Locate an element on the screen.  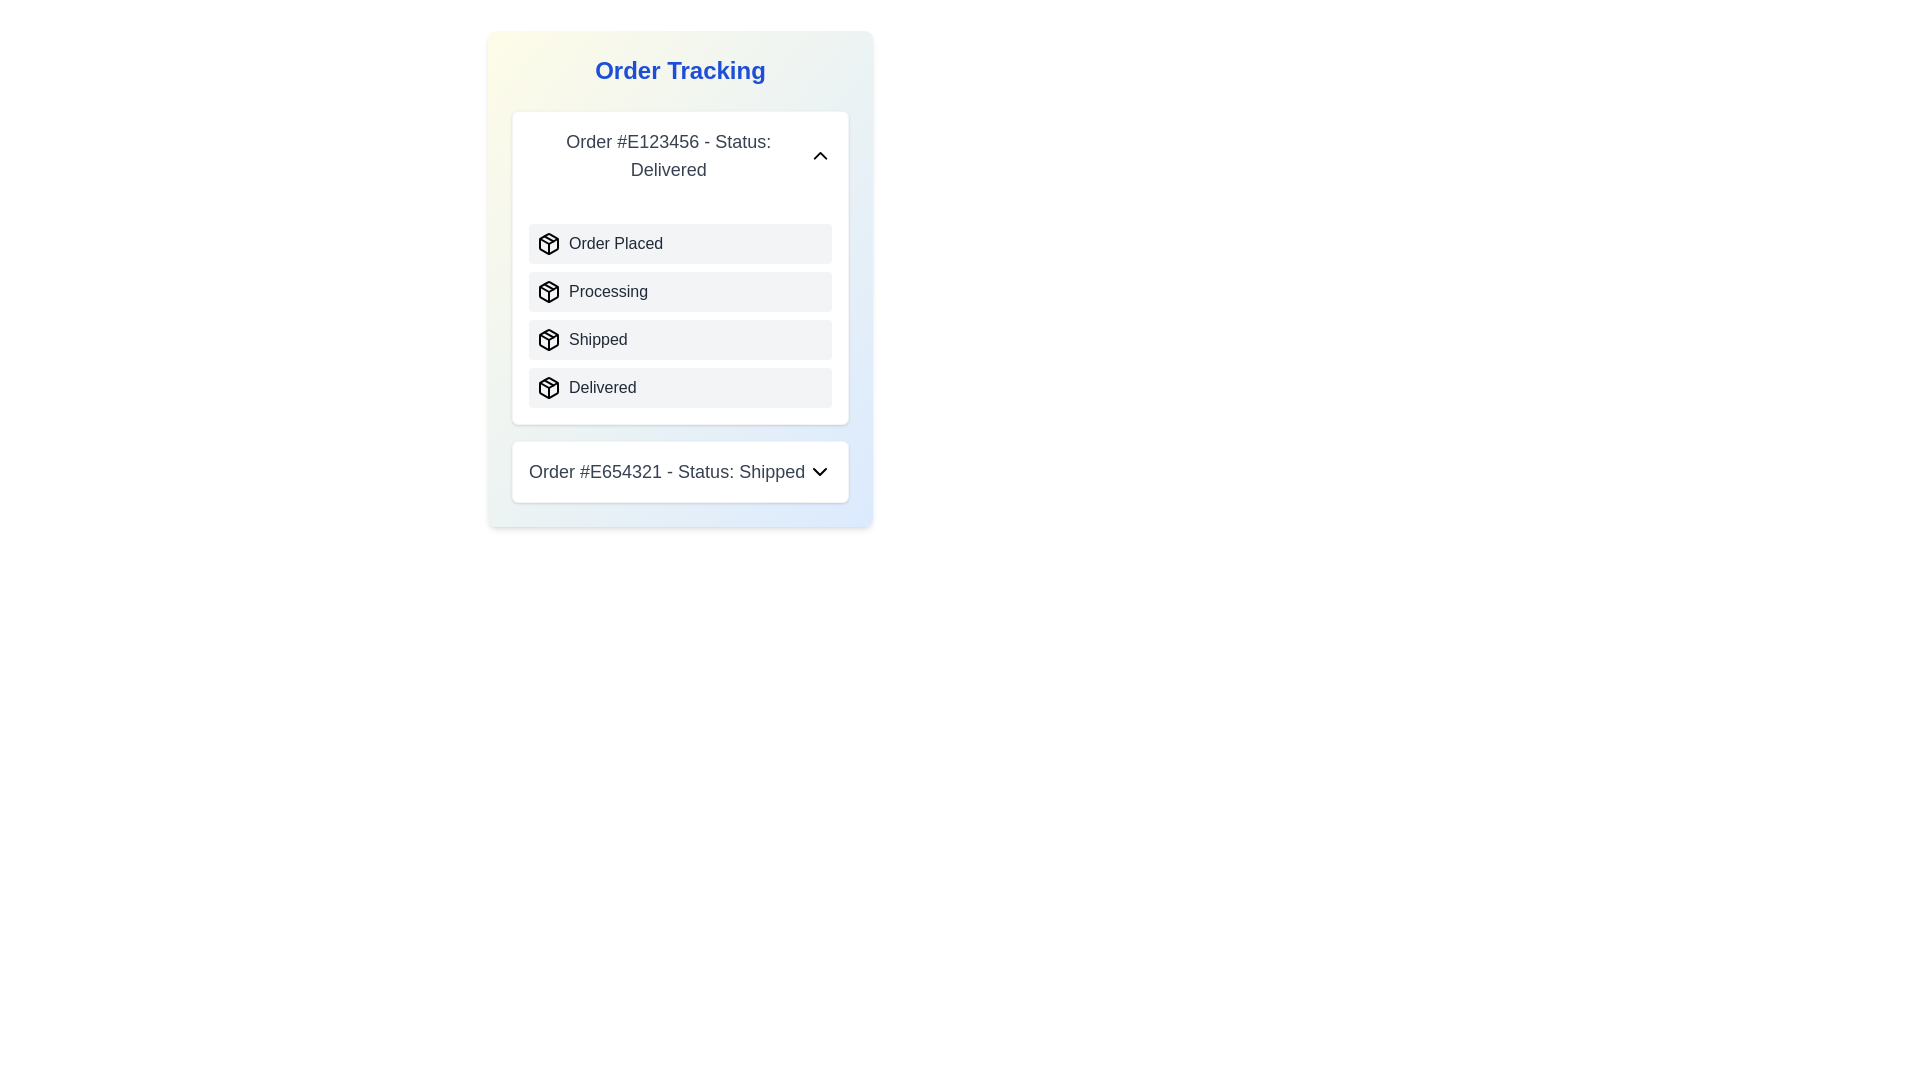
the stage Delivered in the order timeline is located at coordinates (548, 388).